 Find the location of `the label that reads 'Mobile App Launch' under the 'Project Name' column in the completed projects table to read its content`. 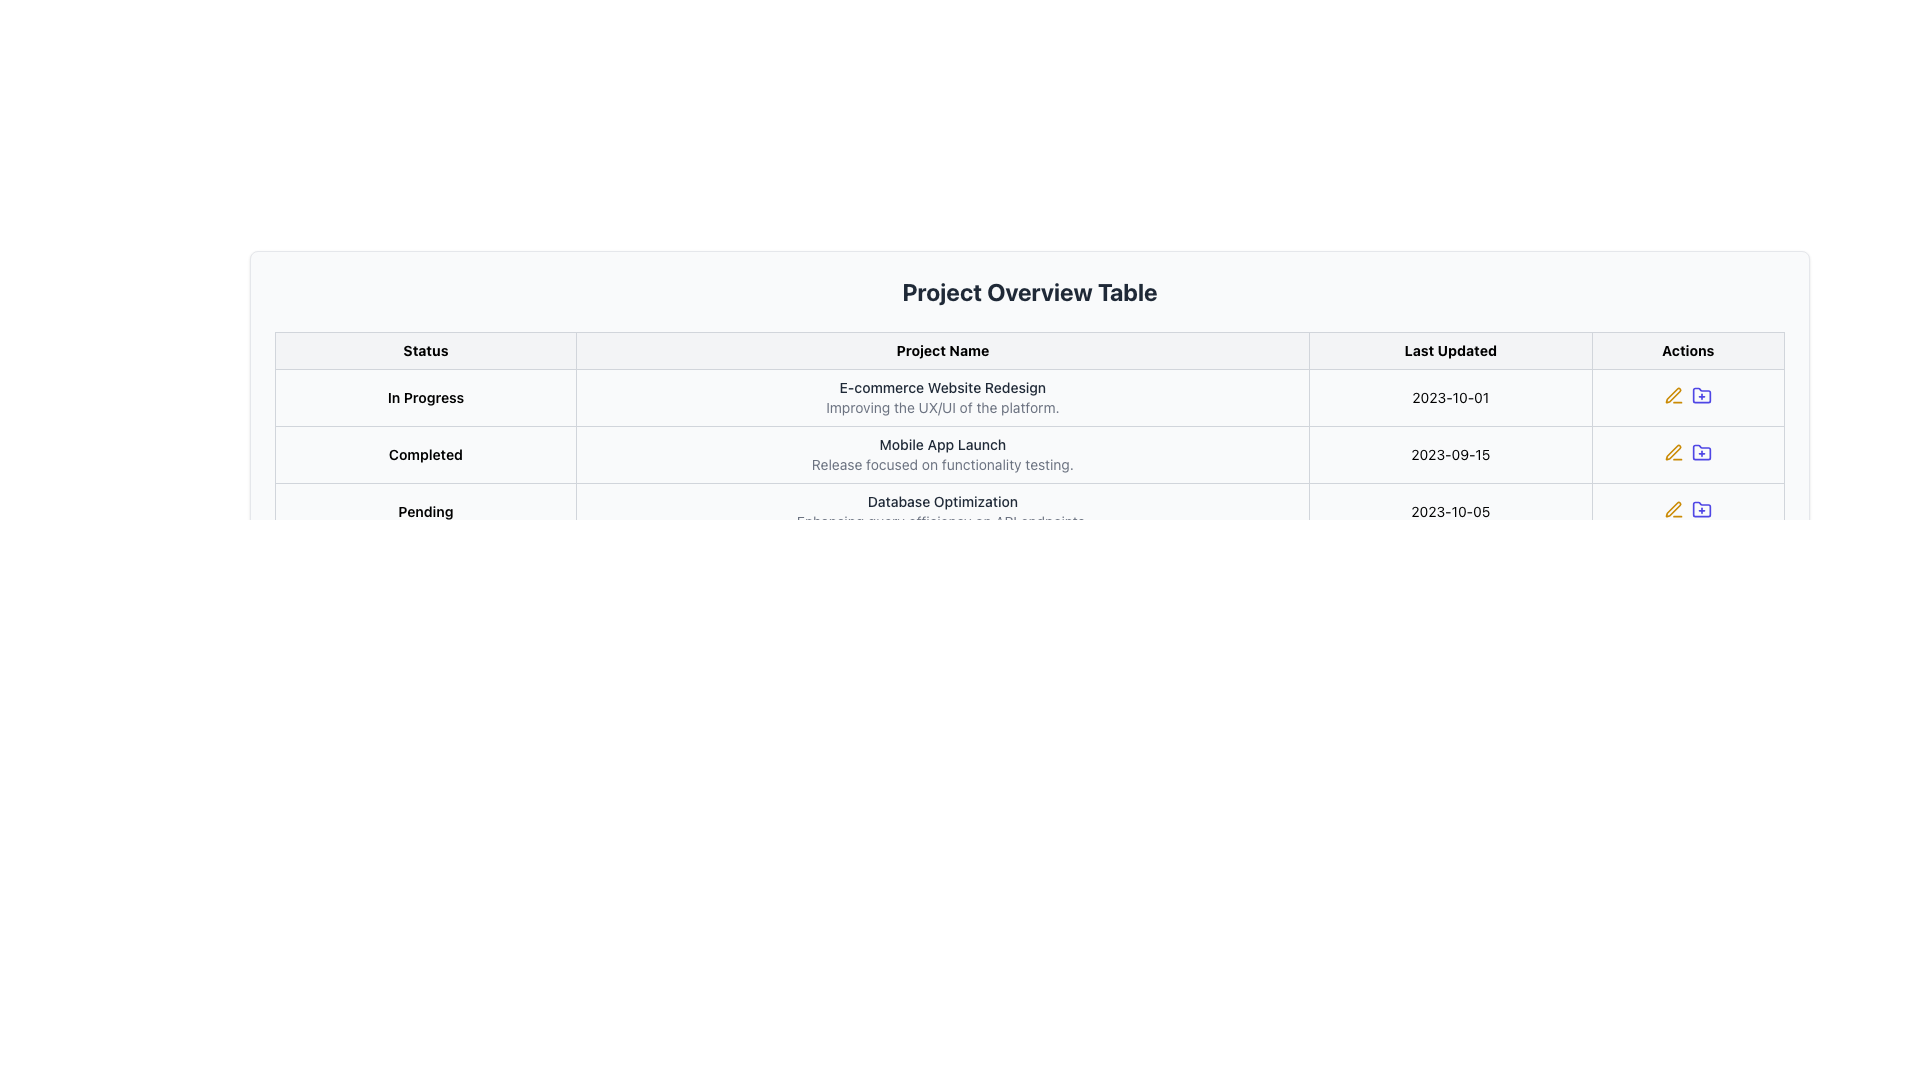

the label that reads 'Mobile App Launch' under the 'Project Name' column in the completed projects table to read its content is located at coordinates (941, 443).